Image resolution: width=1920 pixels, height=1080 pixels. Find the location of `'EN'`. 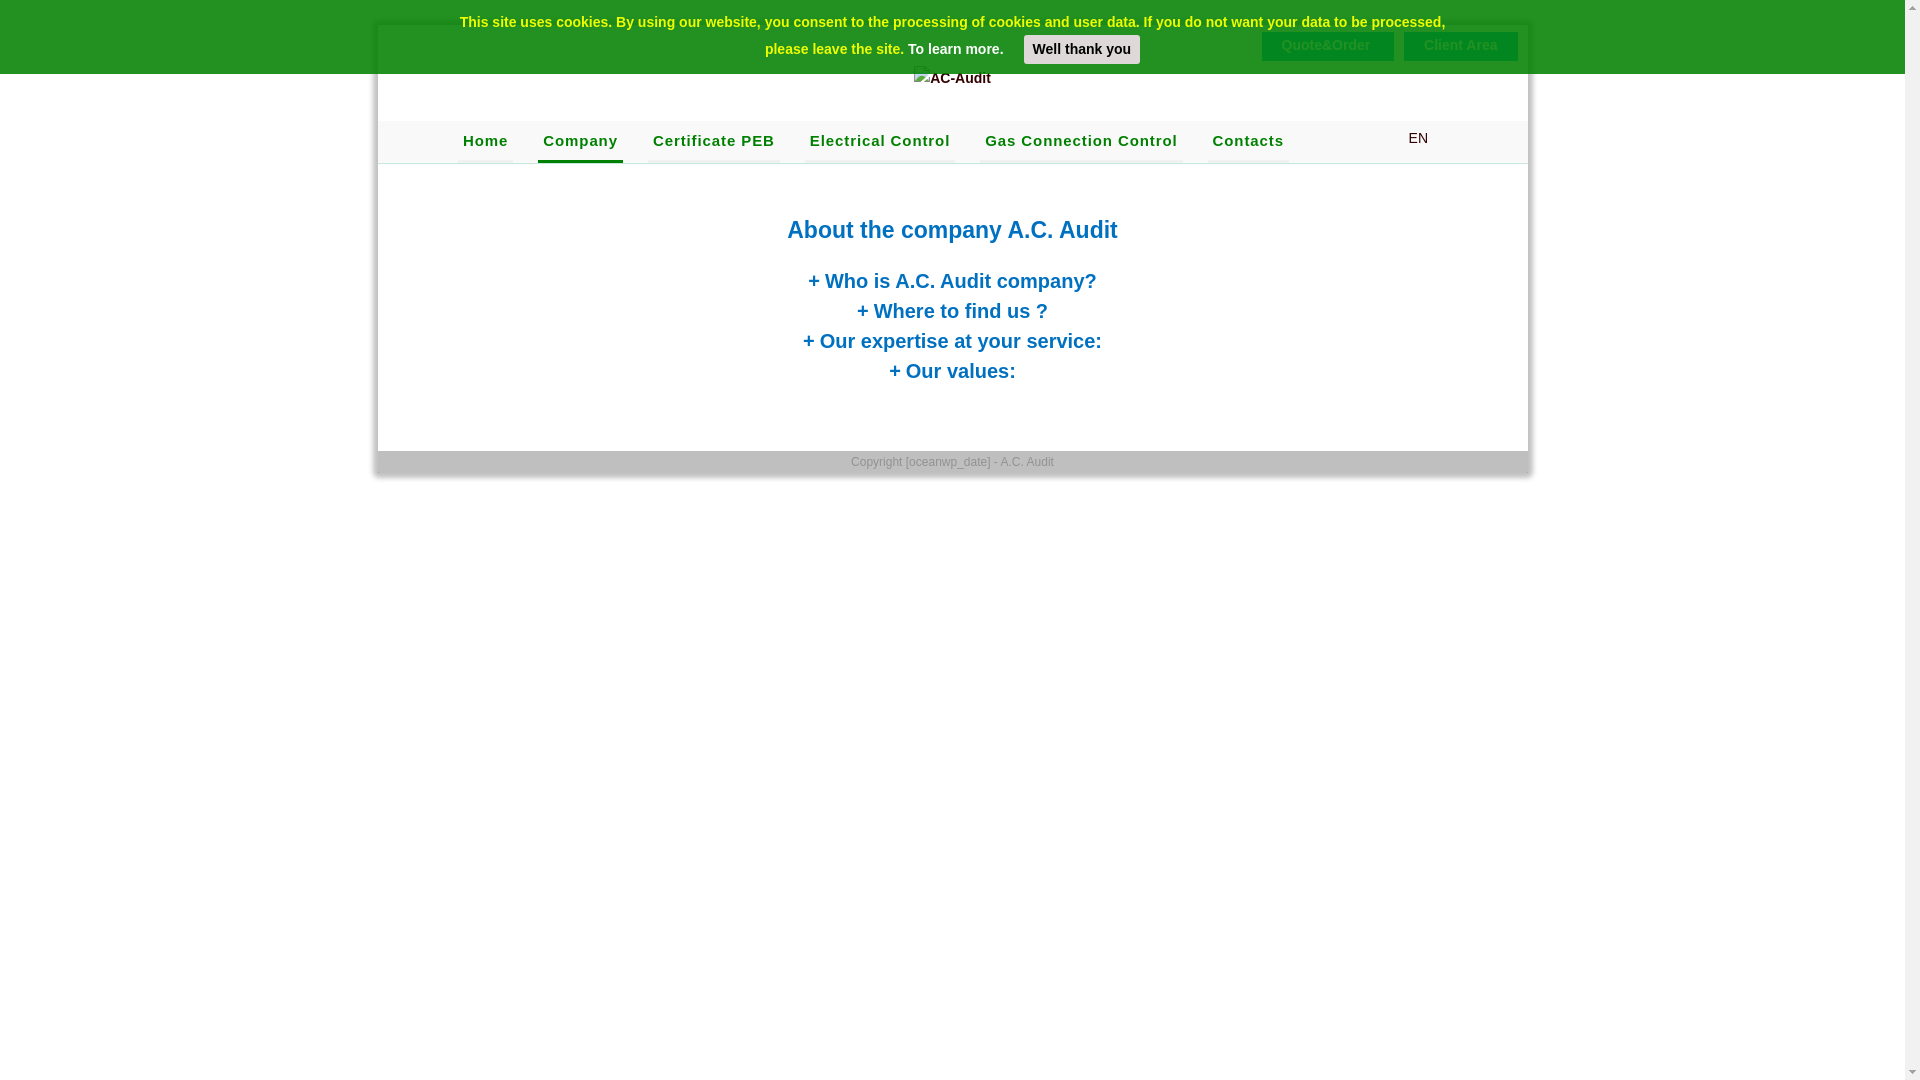

'EN' is located at coordinates (1406, 137).